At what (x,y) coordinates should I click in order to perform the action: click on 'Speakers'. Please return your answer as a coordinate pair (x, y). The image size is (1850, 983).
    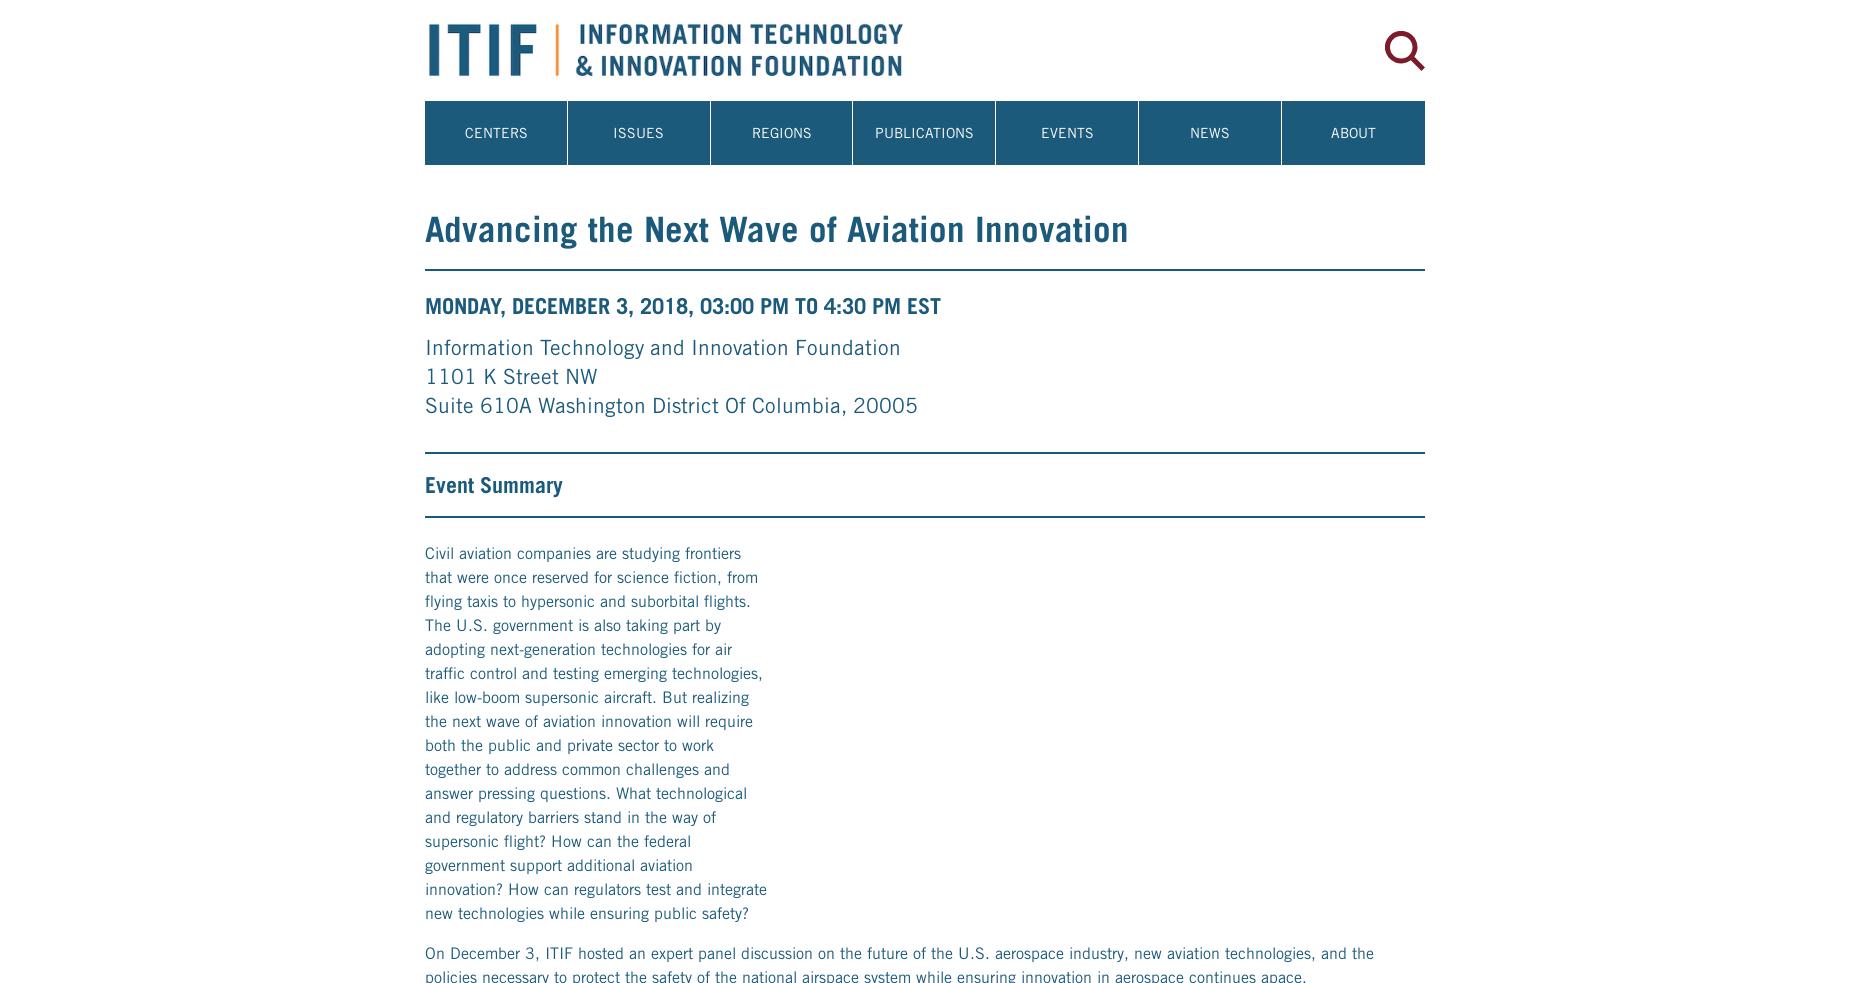
    Looking at the image, I should click on (466, 764).